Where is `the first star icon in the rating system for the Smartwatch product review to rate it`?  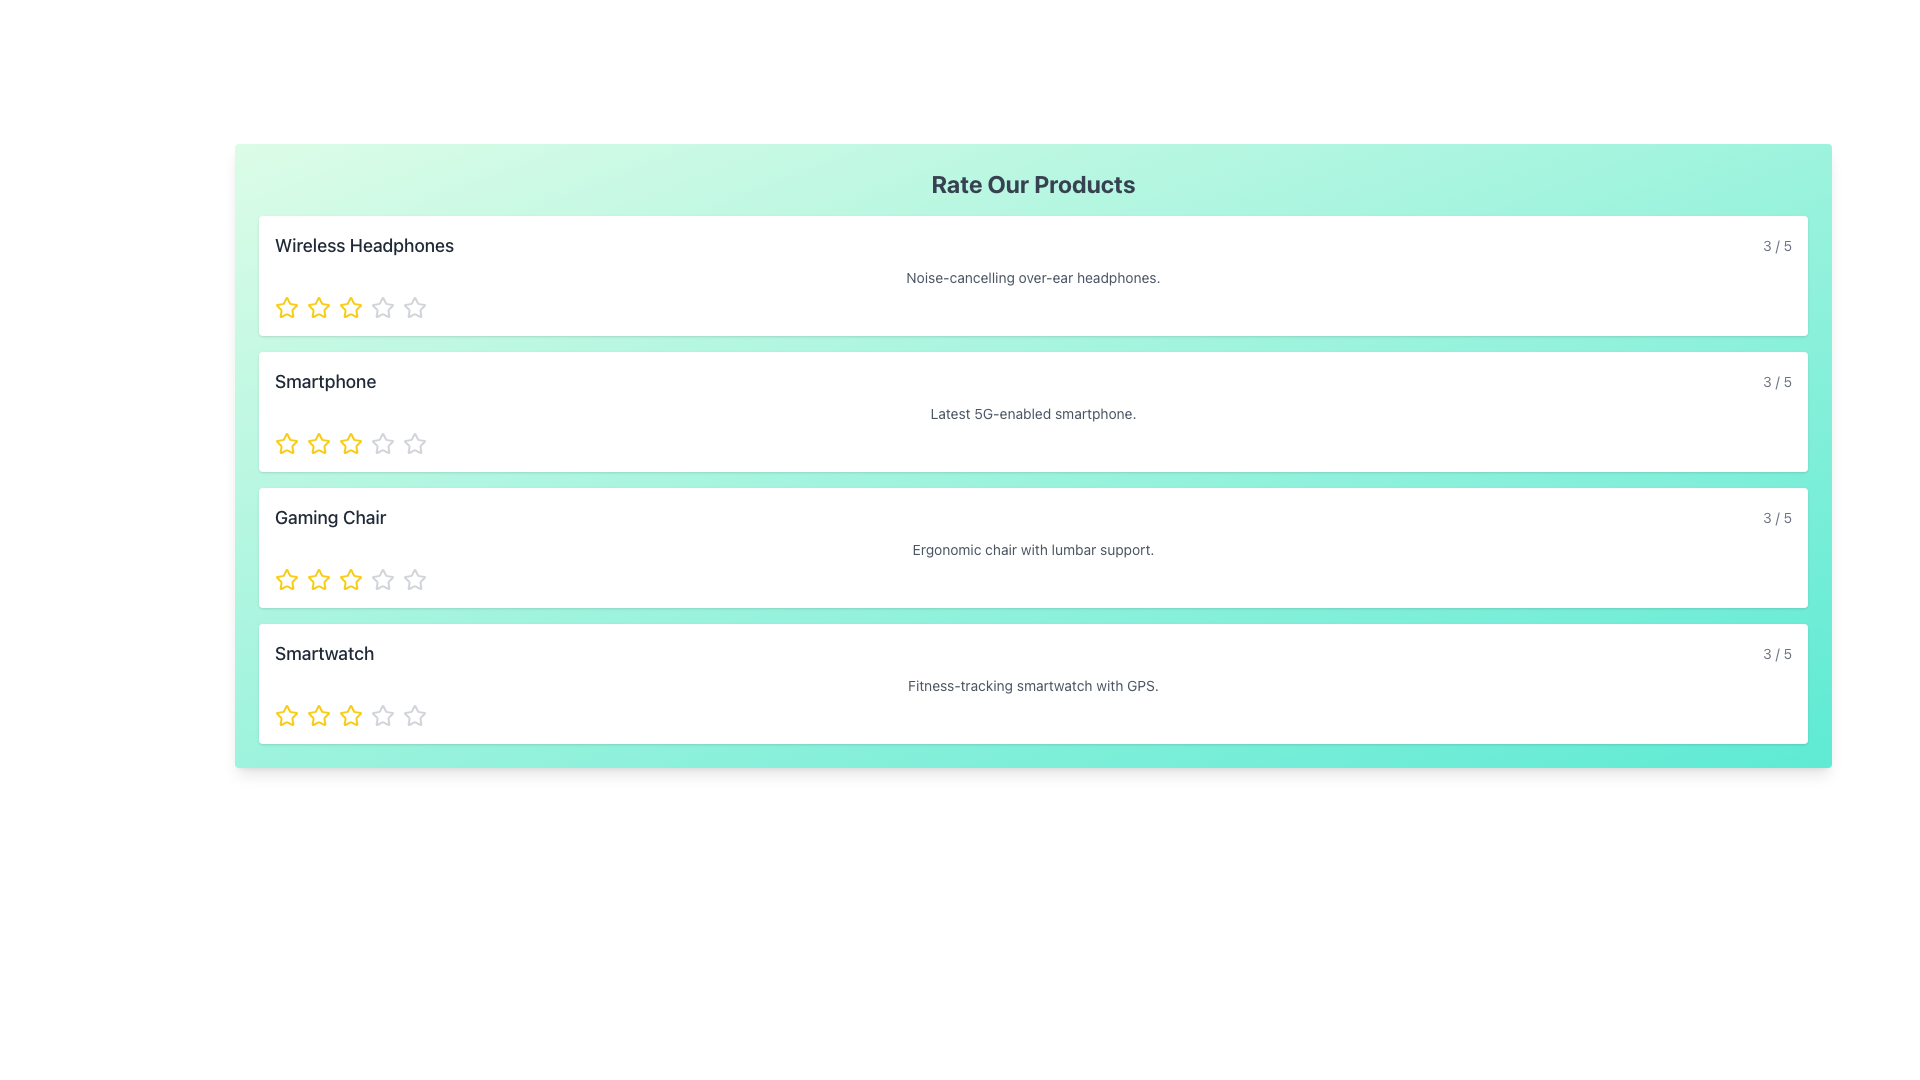
the first star icon in the rating system for the Smartwatch product review to rate it is located at coordinates (286, 715).